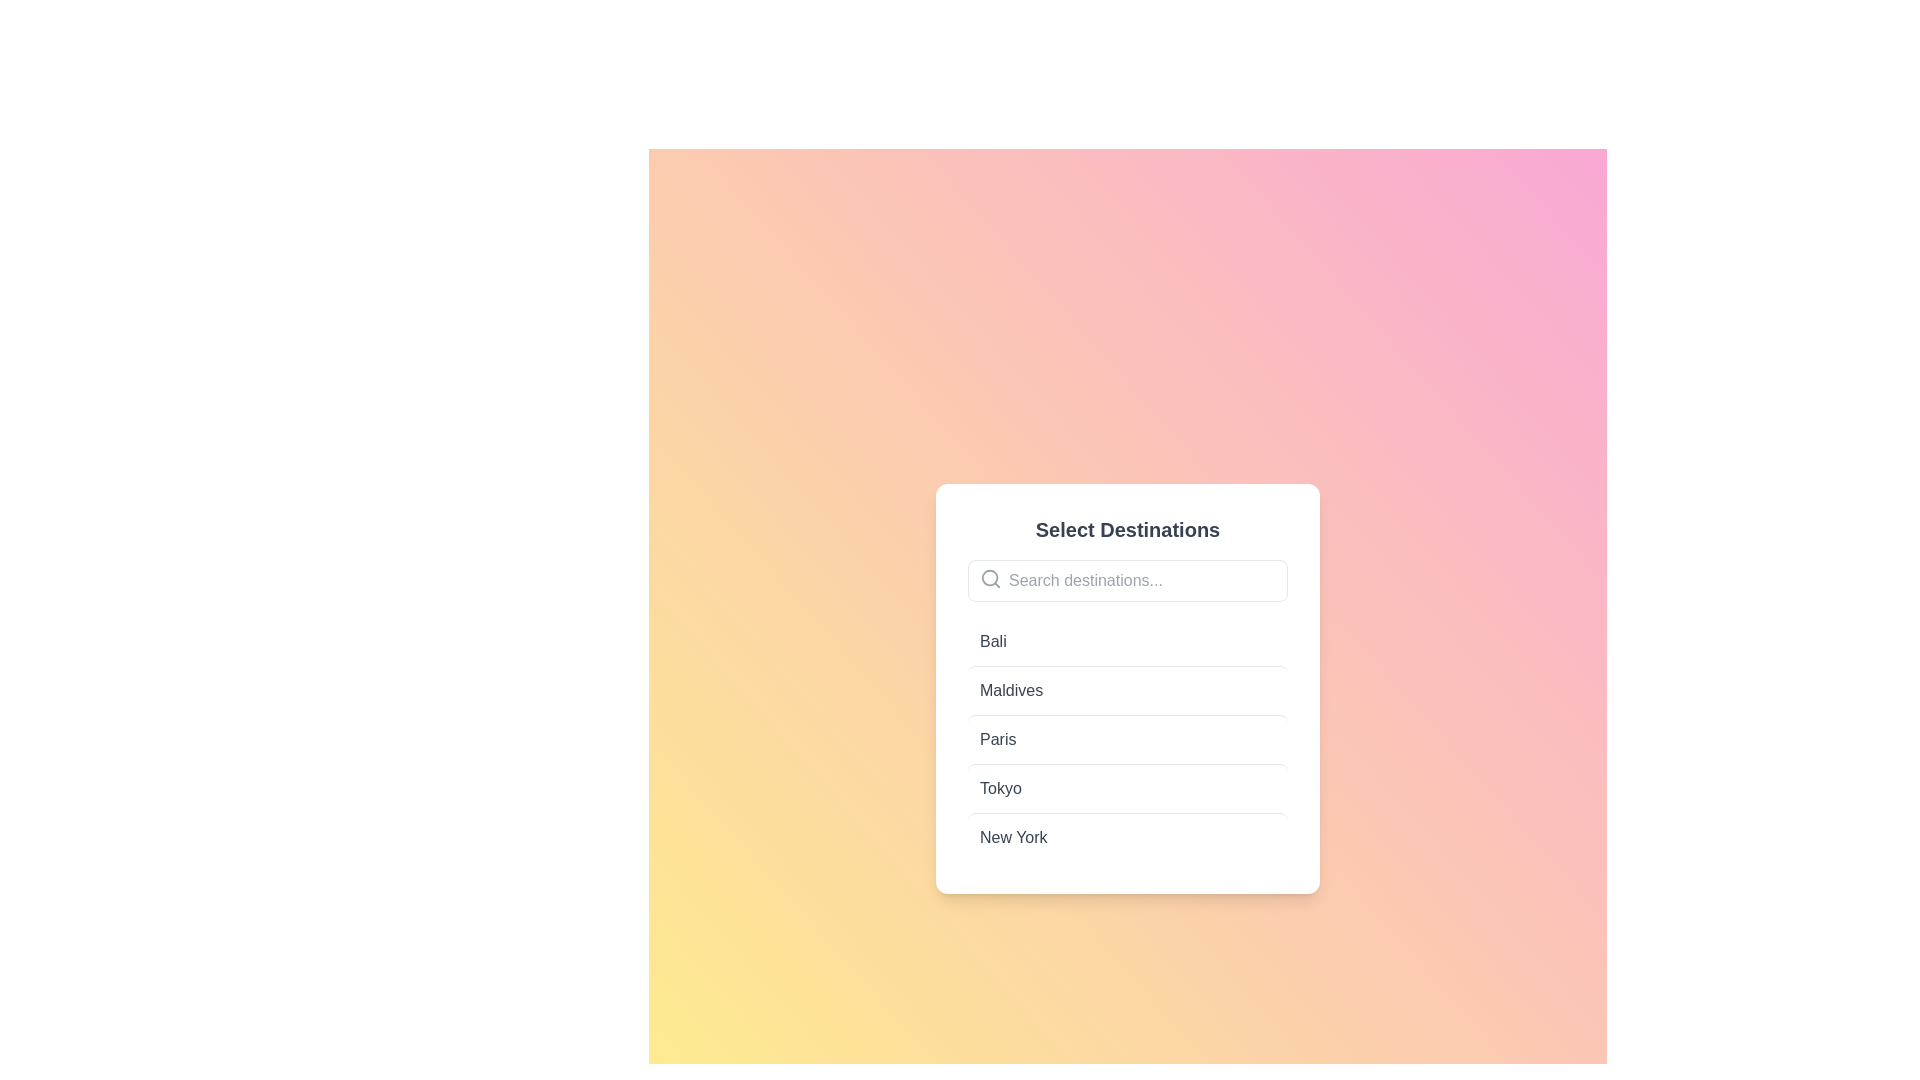 Image resolution: width=1920 pixels, height=1080 pixels. Describe the element at coordinates (998, 740) in the screenshot. I see `the text label displaying 'Paris', which is styled with a medium font weight and gray color, located within a list under the header 'Select Destinations'` at that location.